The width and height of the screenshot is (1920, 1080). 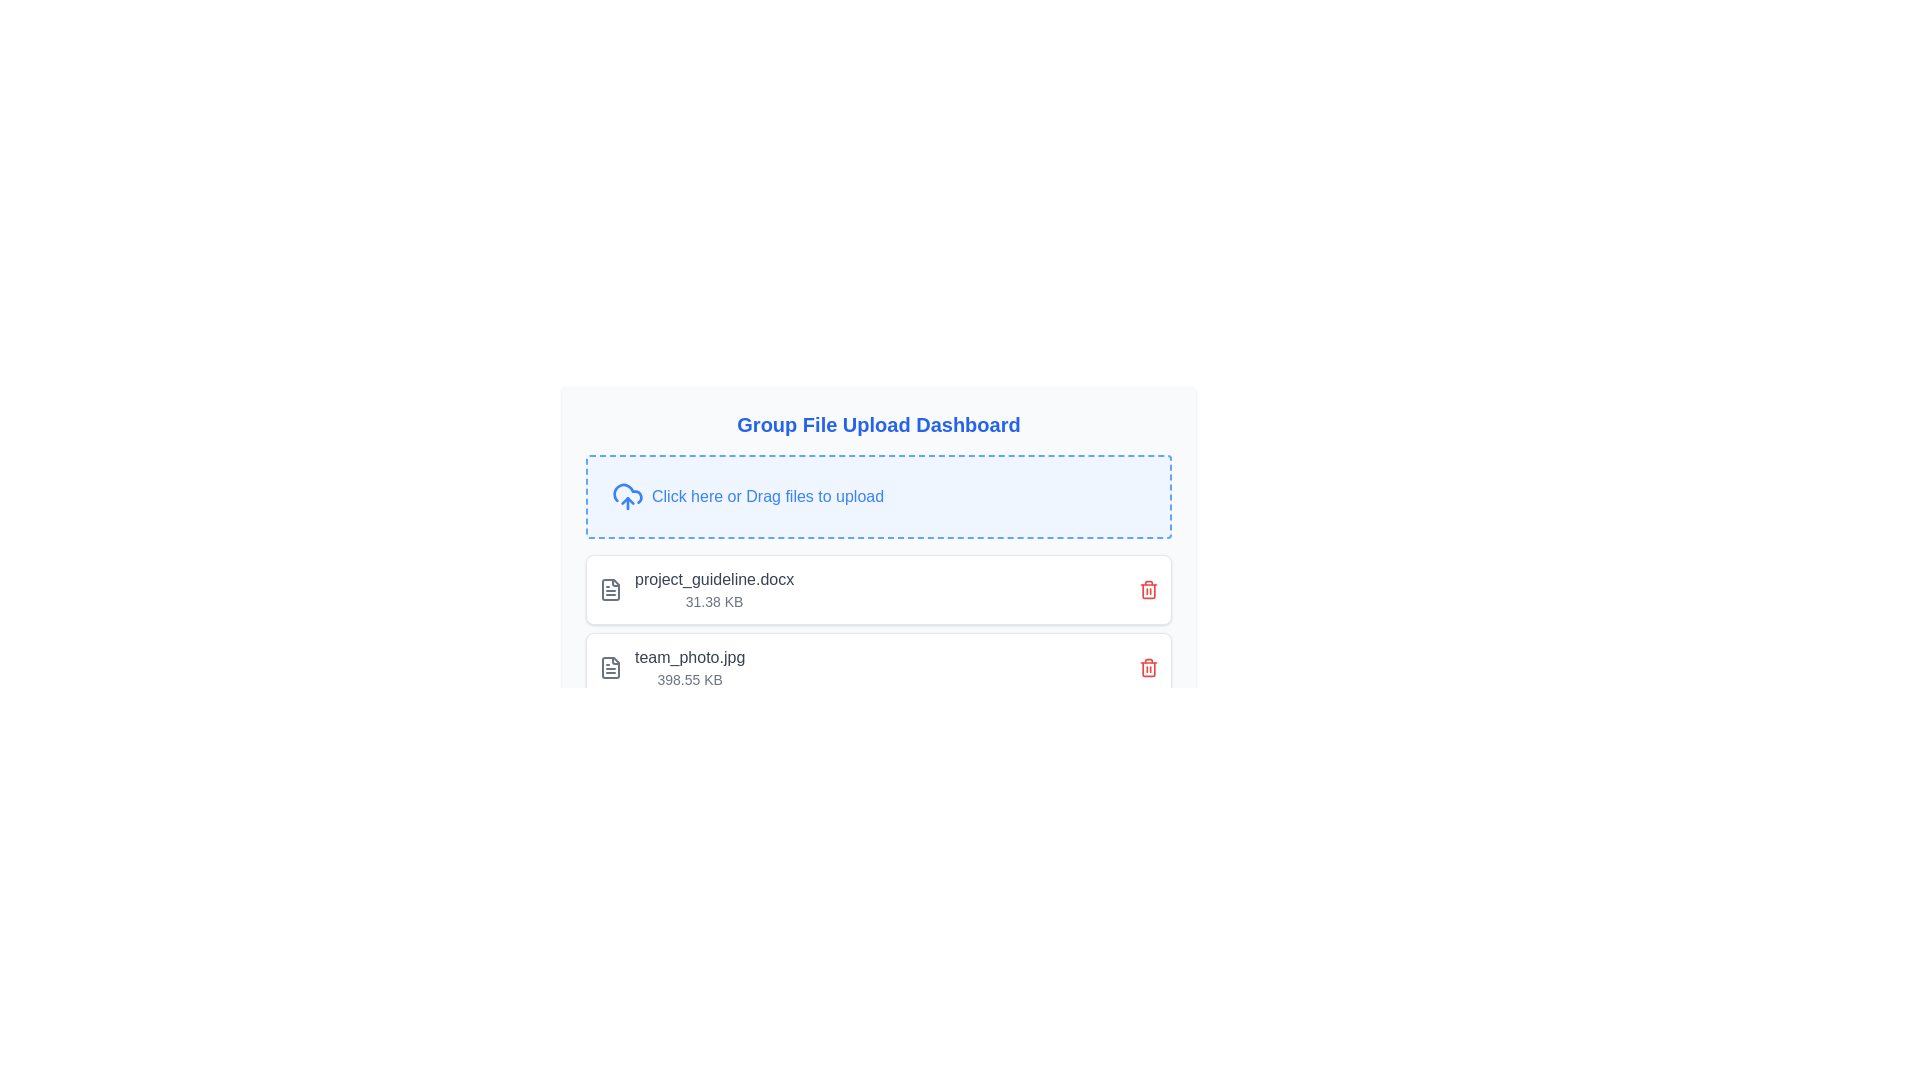 I want to click on the small gray document icon located to the left of the file name 'team_photo.jpg' in the file listing interface, so click(x=609, y=667).